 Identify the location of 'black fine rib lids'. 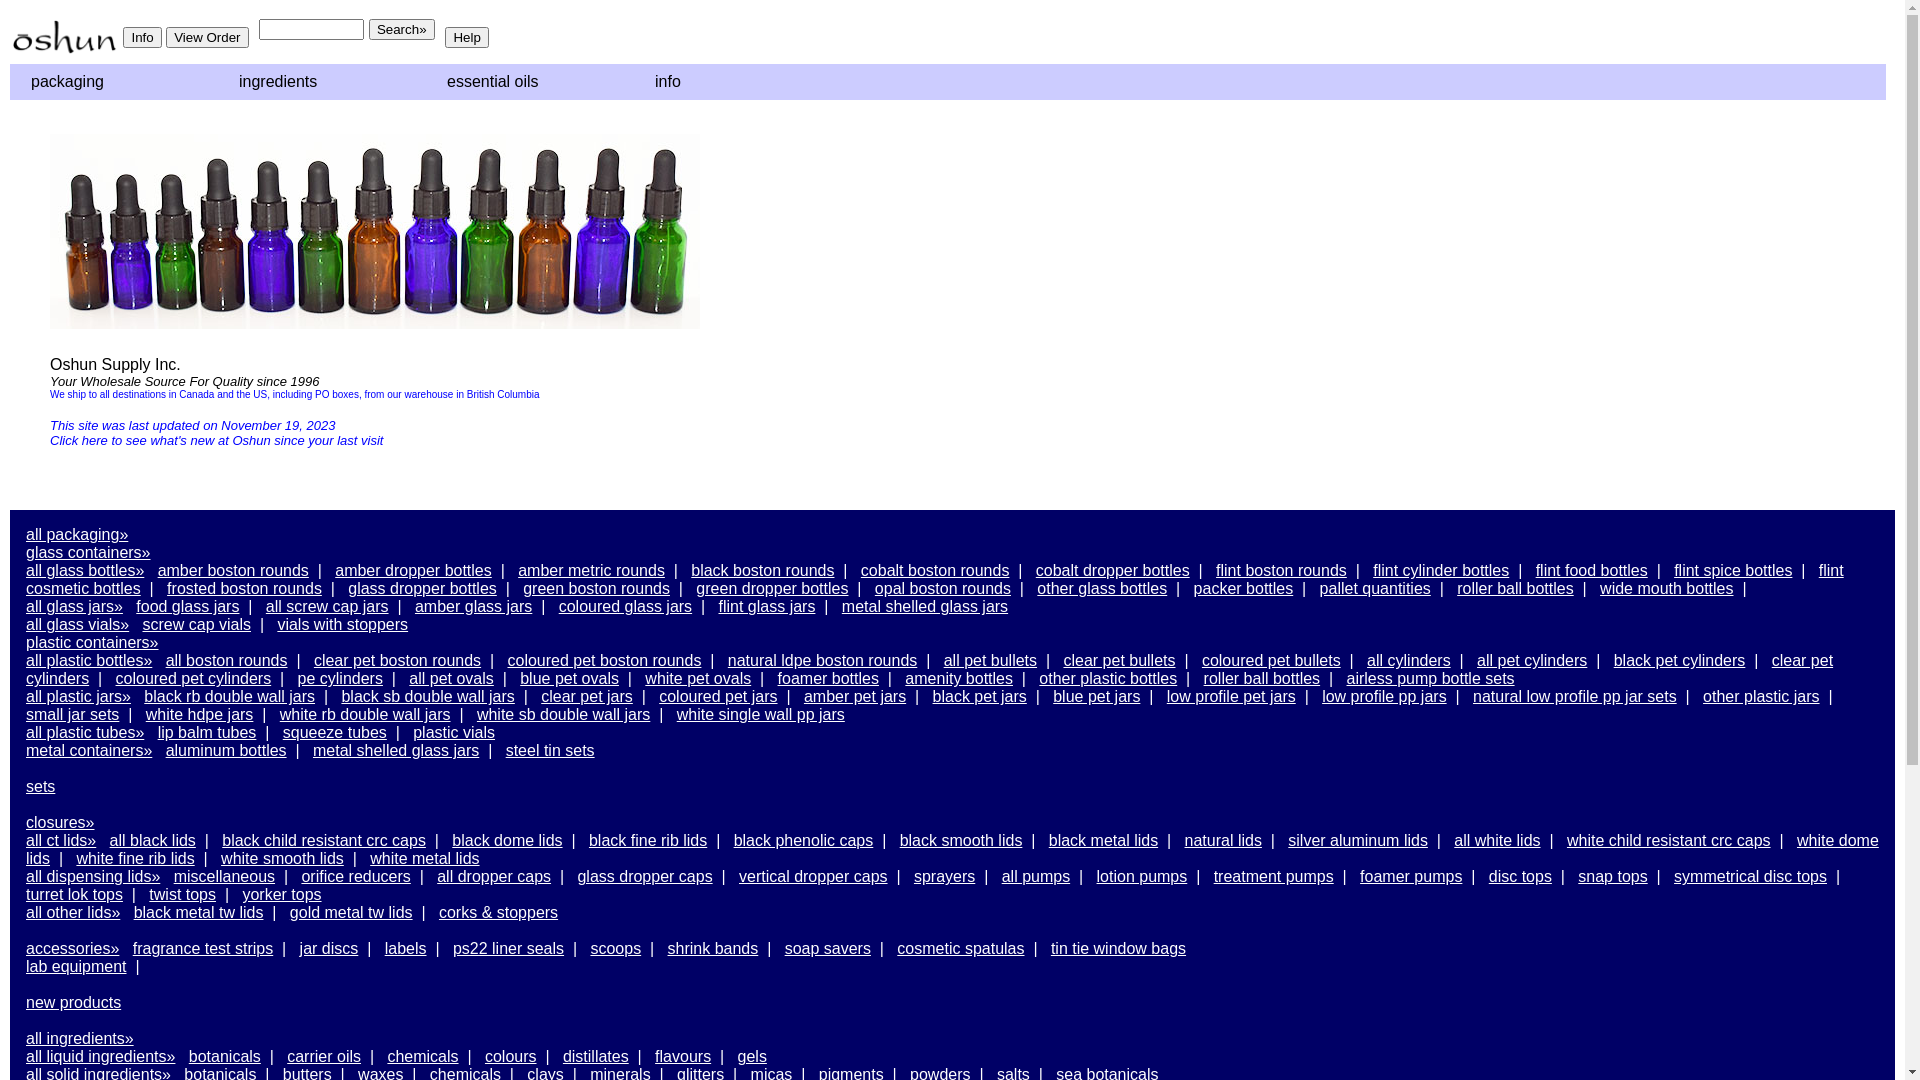
(588, 840).